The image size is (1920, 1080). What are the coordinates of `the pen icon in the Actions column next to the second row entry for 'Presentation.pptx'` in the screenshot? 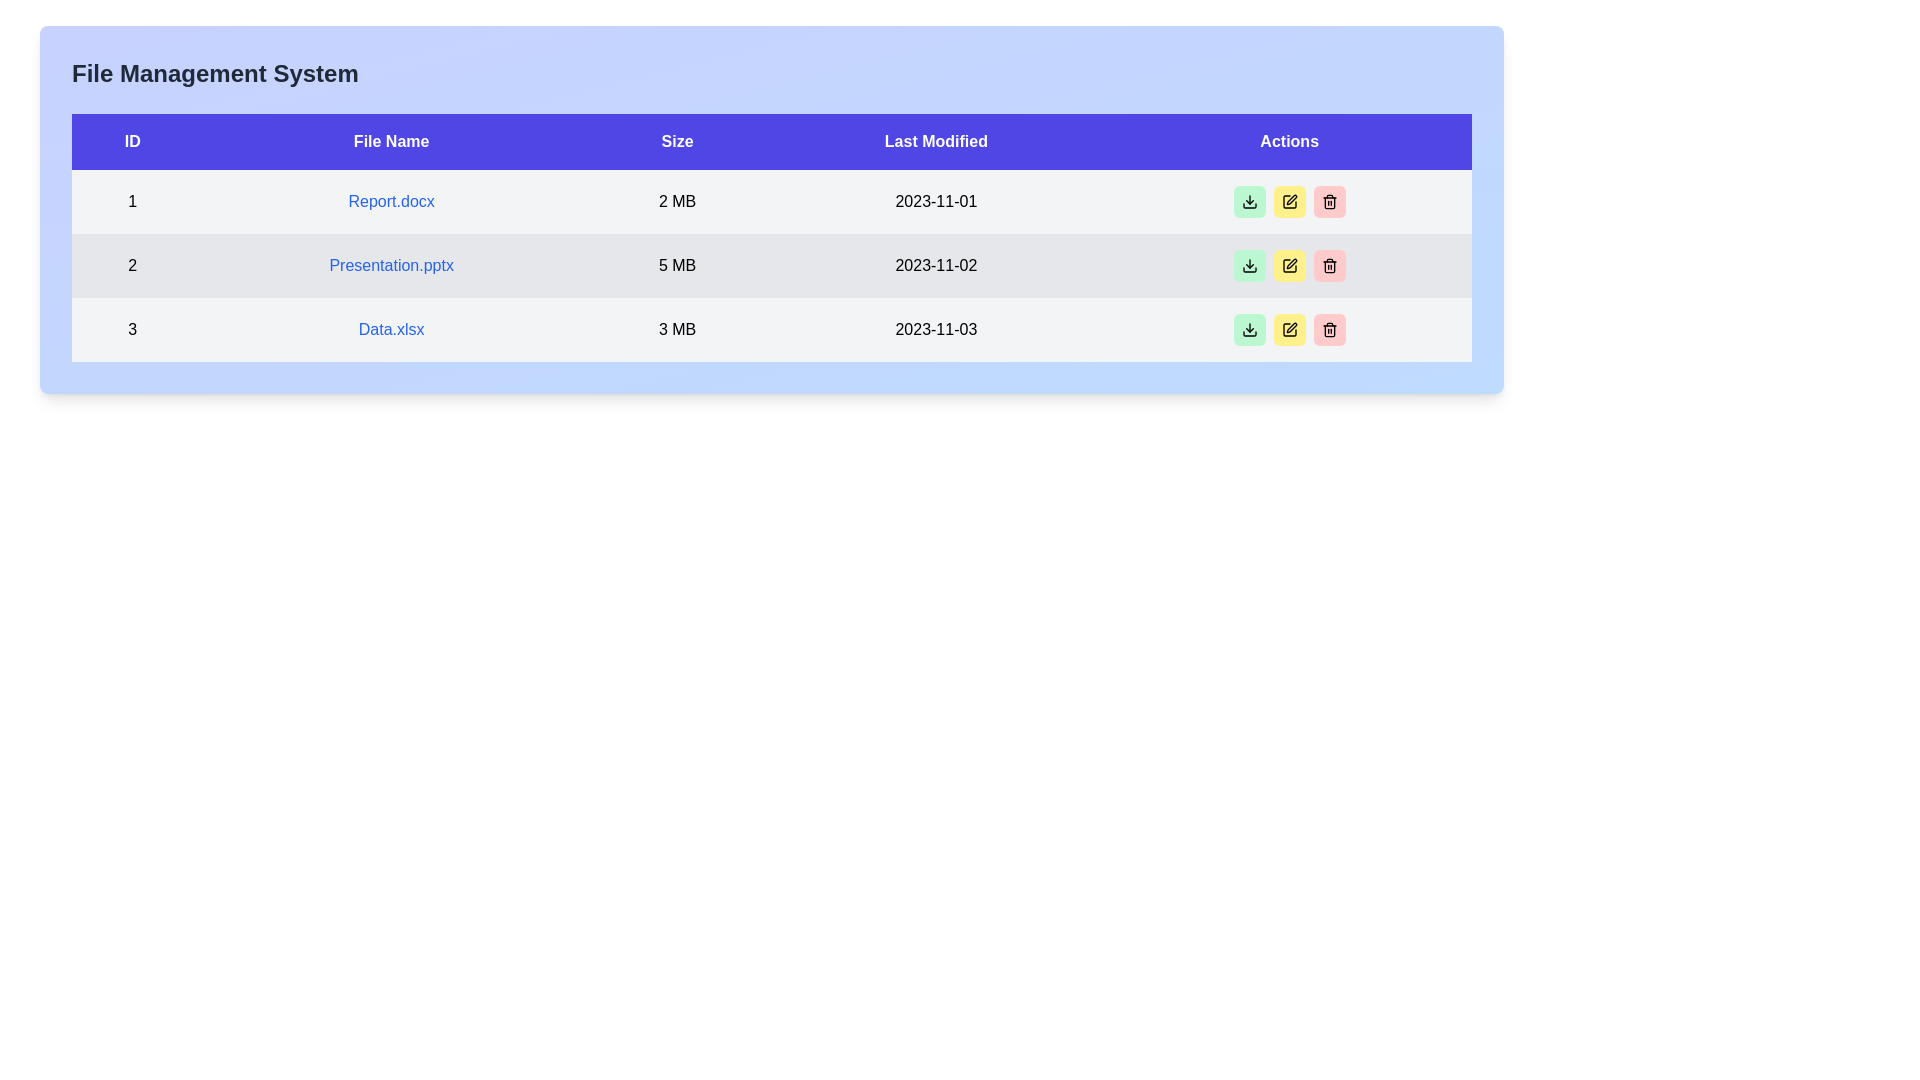 It's located at (1291, 200).